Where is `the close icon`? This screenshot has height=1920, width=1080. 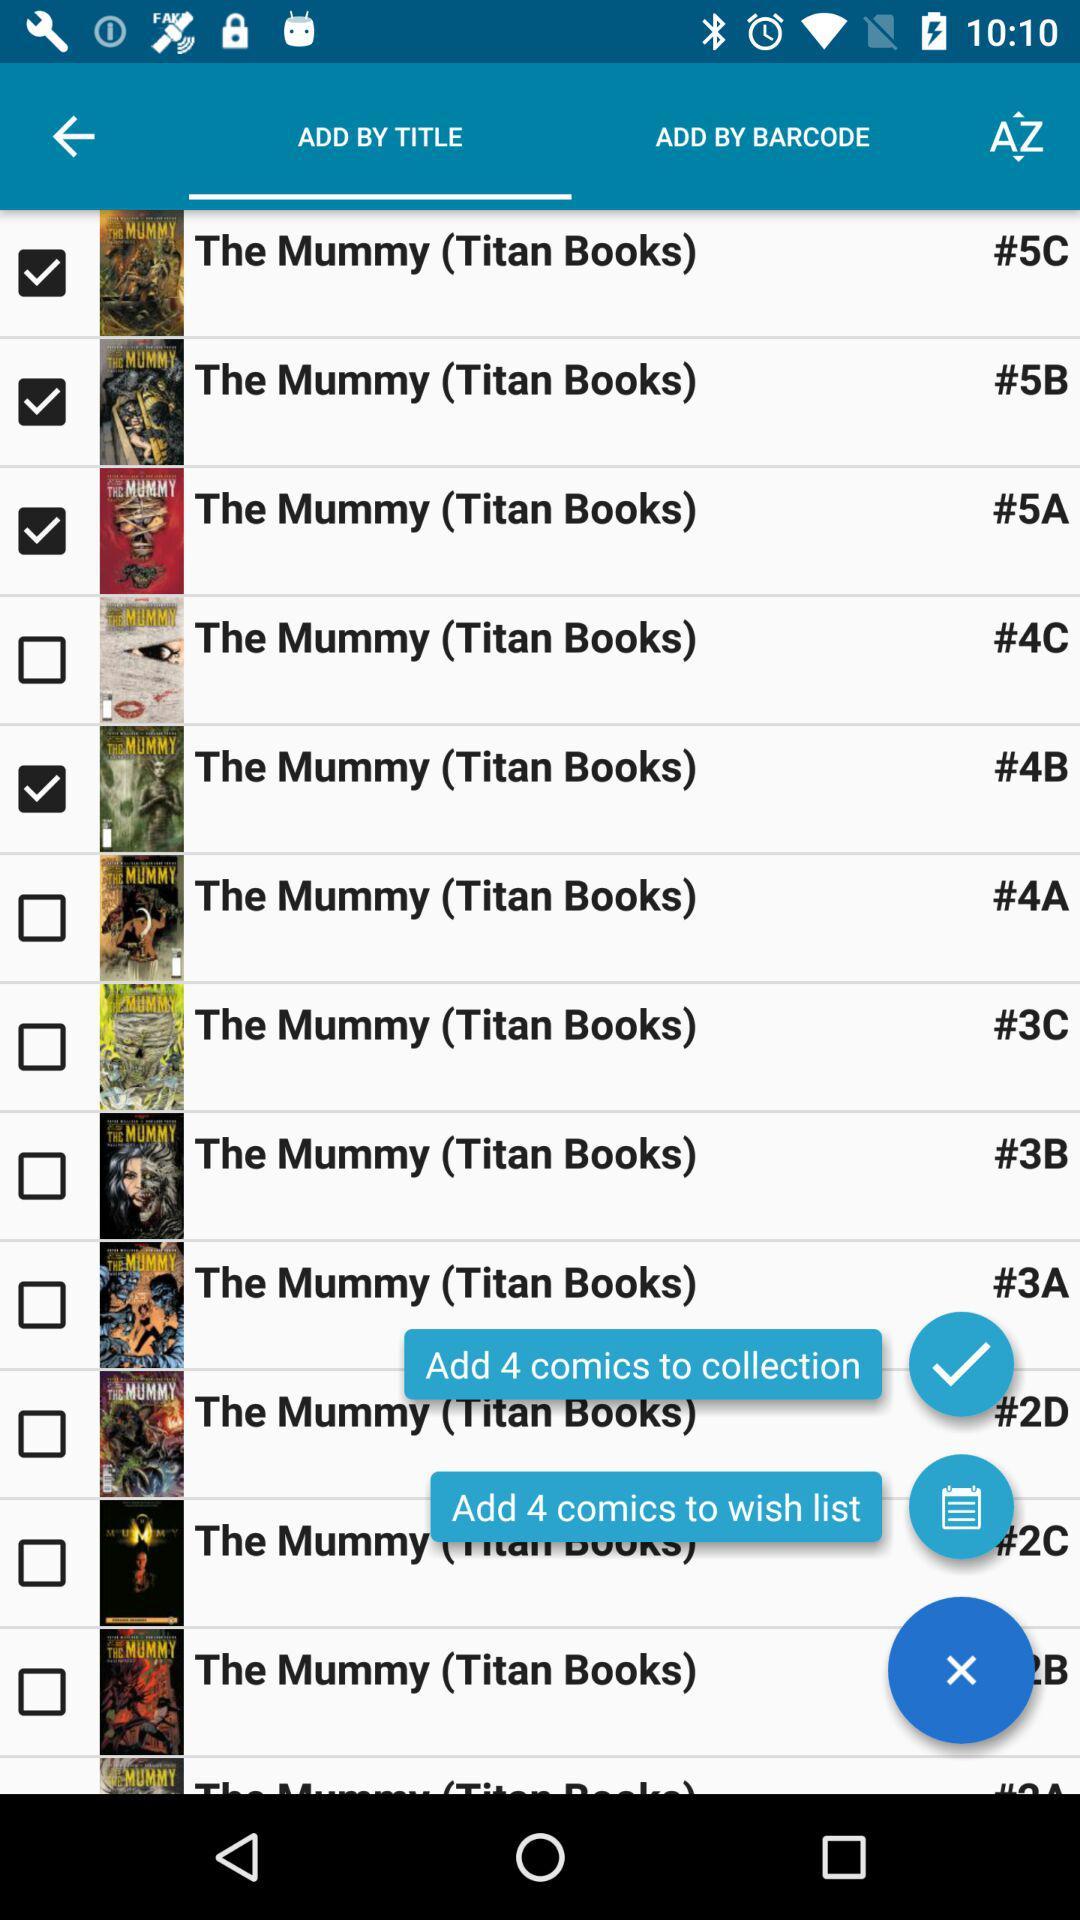 the close icon is located at coordinates (960, 1670).